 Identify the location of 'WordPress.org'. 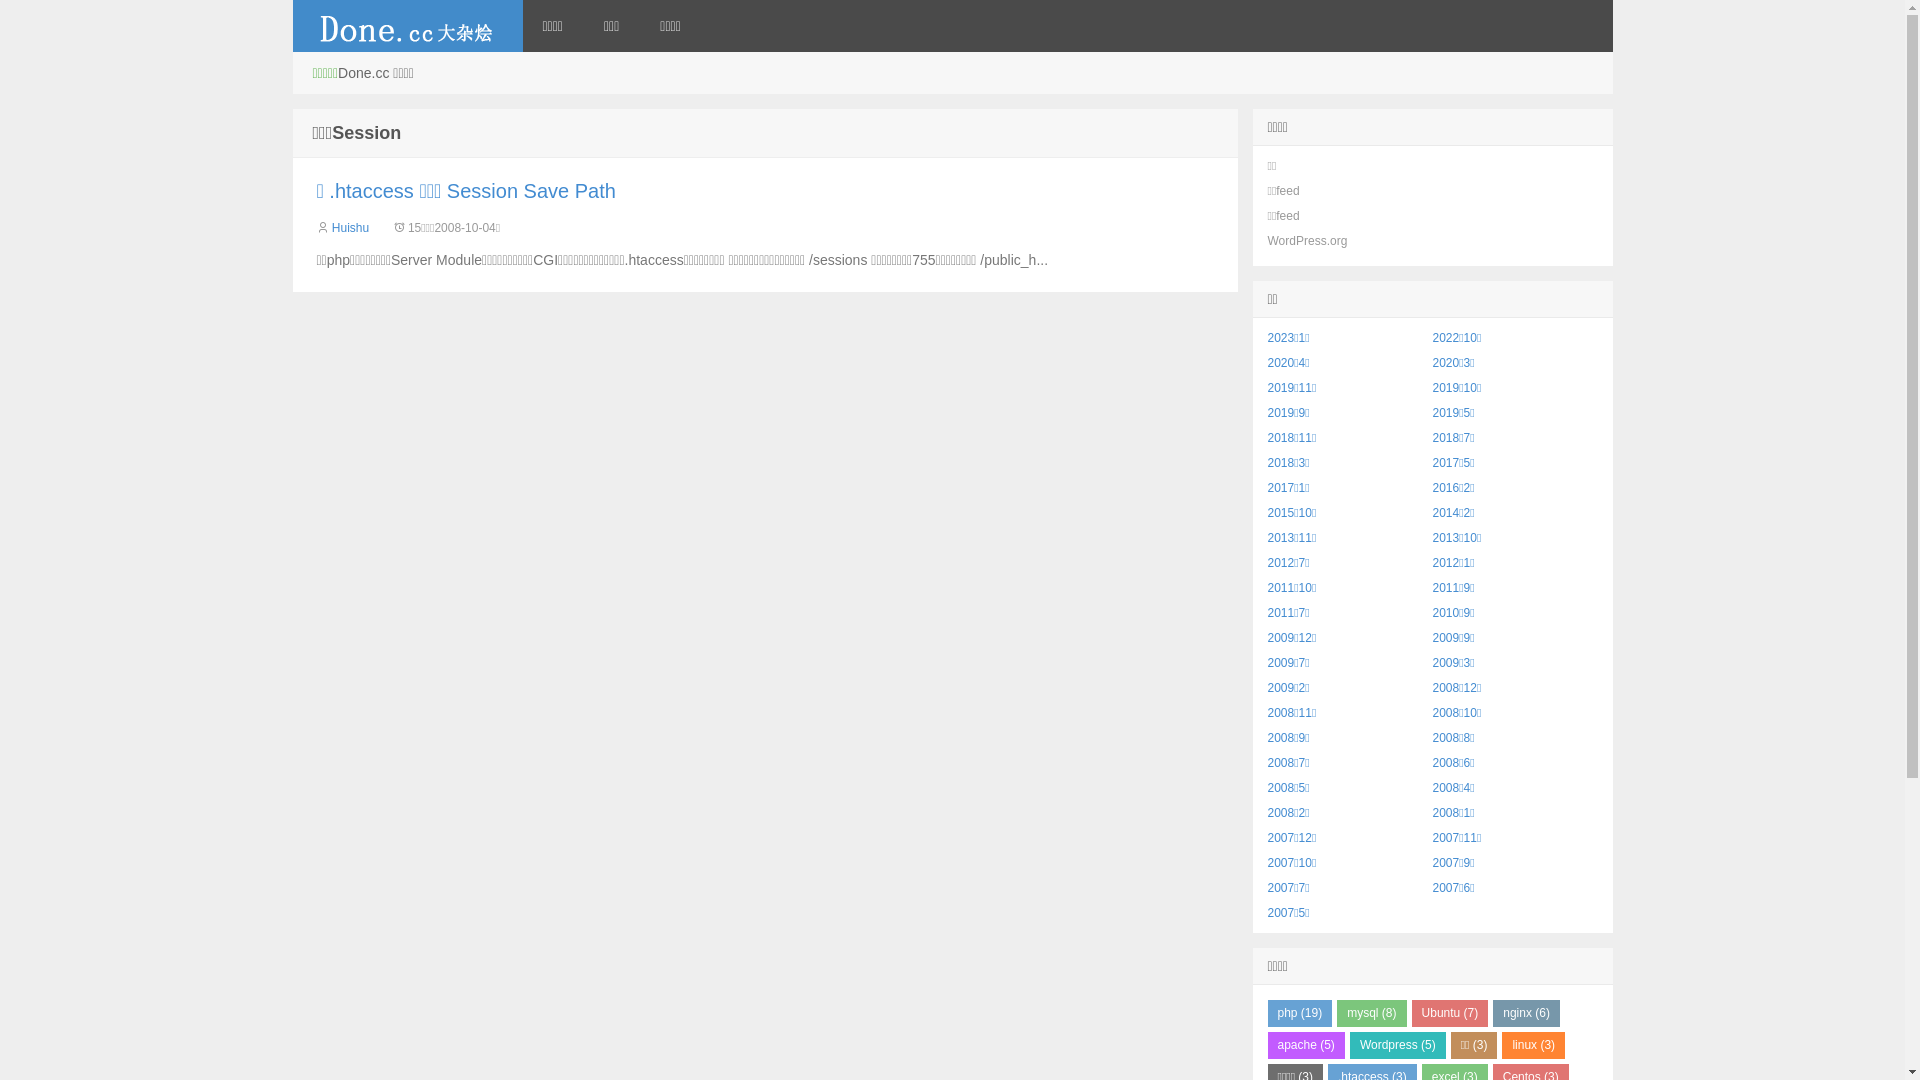
(1266, 239).